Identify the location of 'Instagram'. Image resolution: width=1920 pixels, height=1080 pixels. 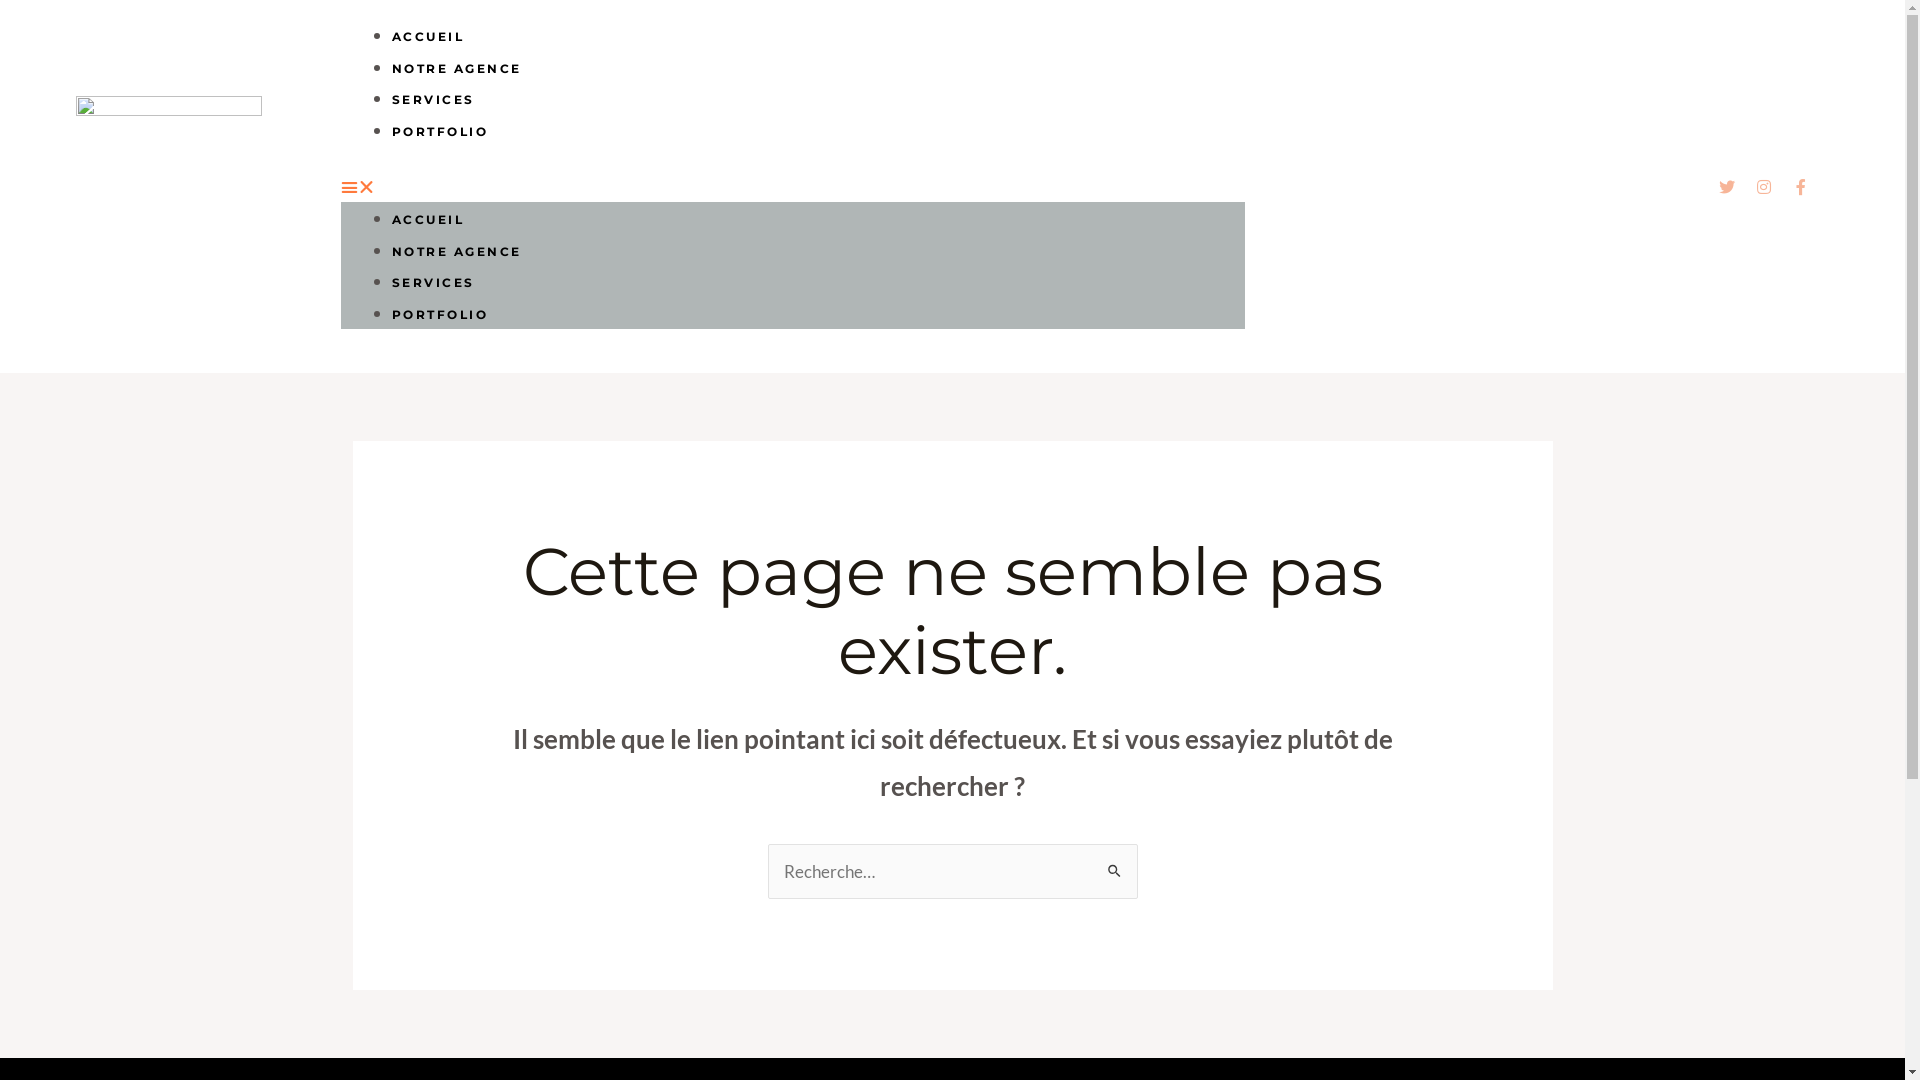
(1763, 186).